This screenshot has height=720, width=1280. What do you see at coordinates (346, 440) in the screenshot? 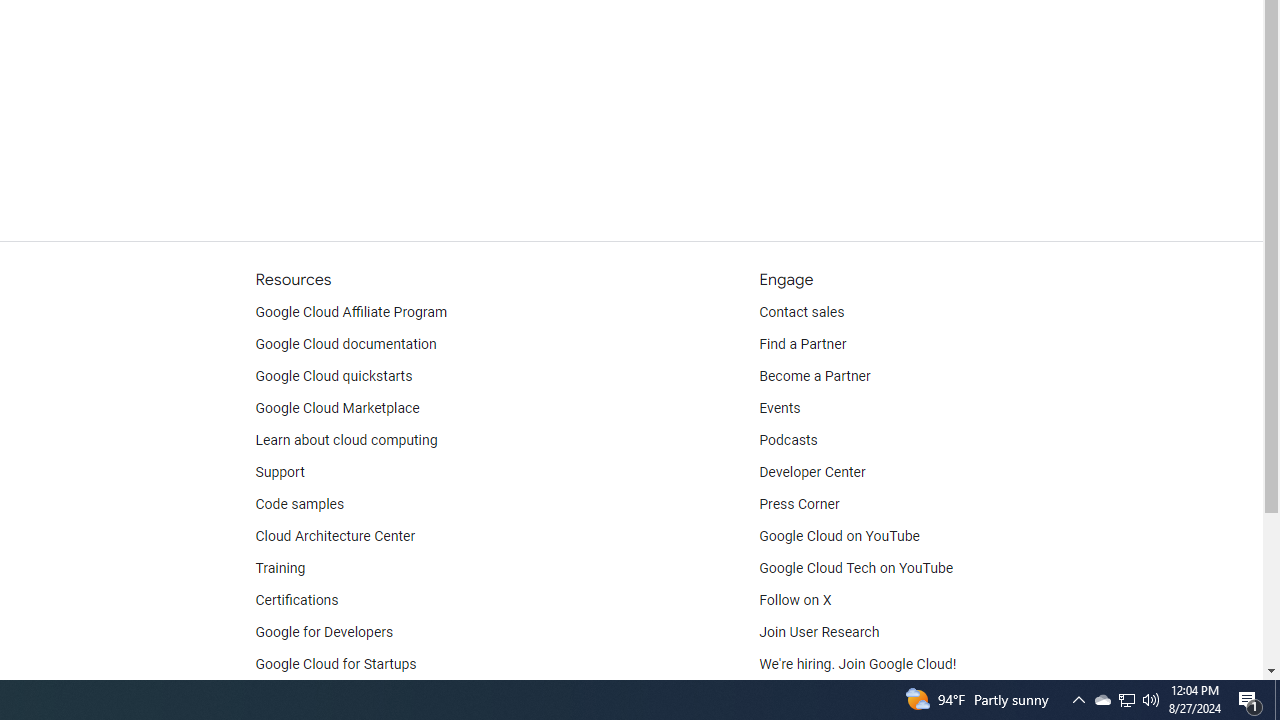
I see `'Learn about cloud computing'` at bounding box center [346, 440].